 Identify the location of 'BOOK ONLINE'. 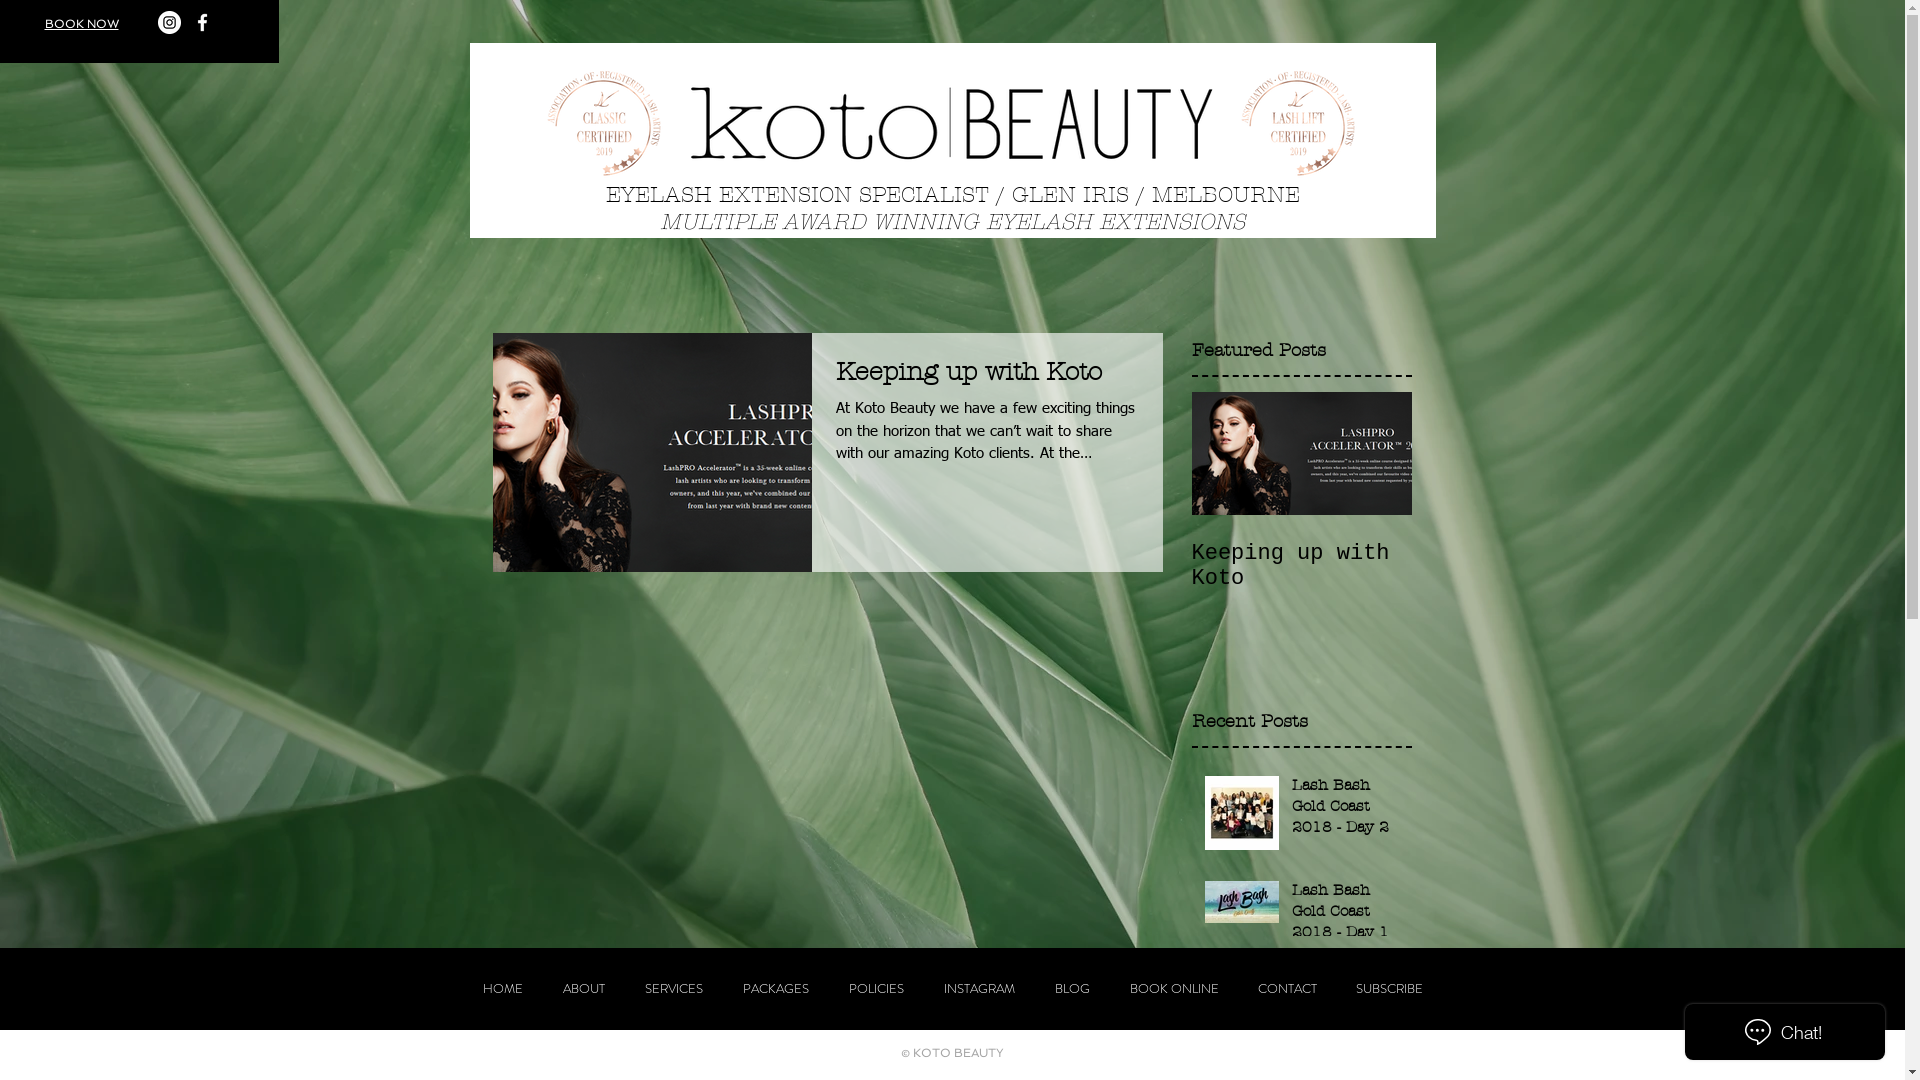
(1174, 987).